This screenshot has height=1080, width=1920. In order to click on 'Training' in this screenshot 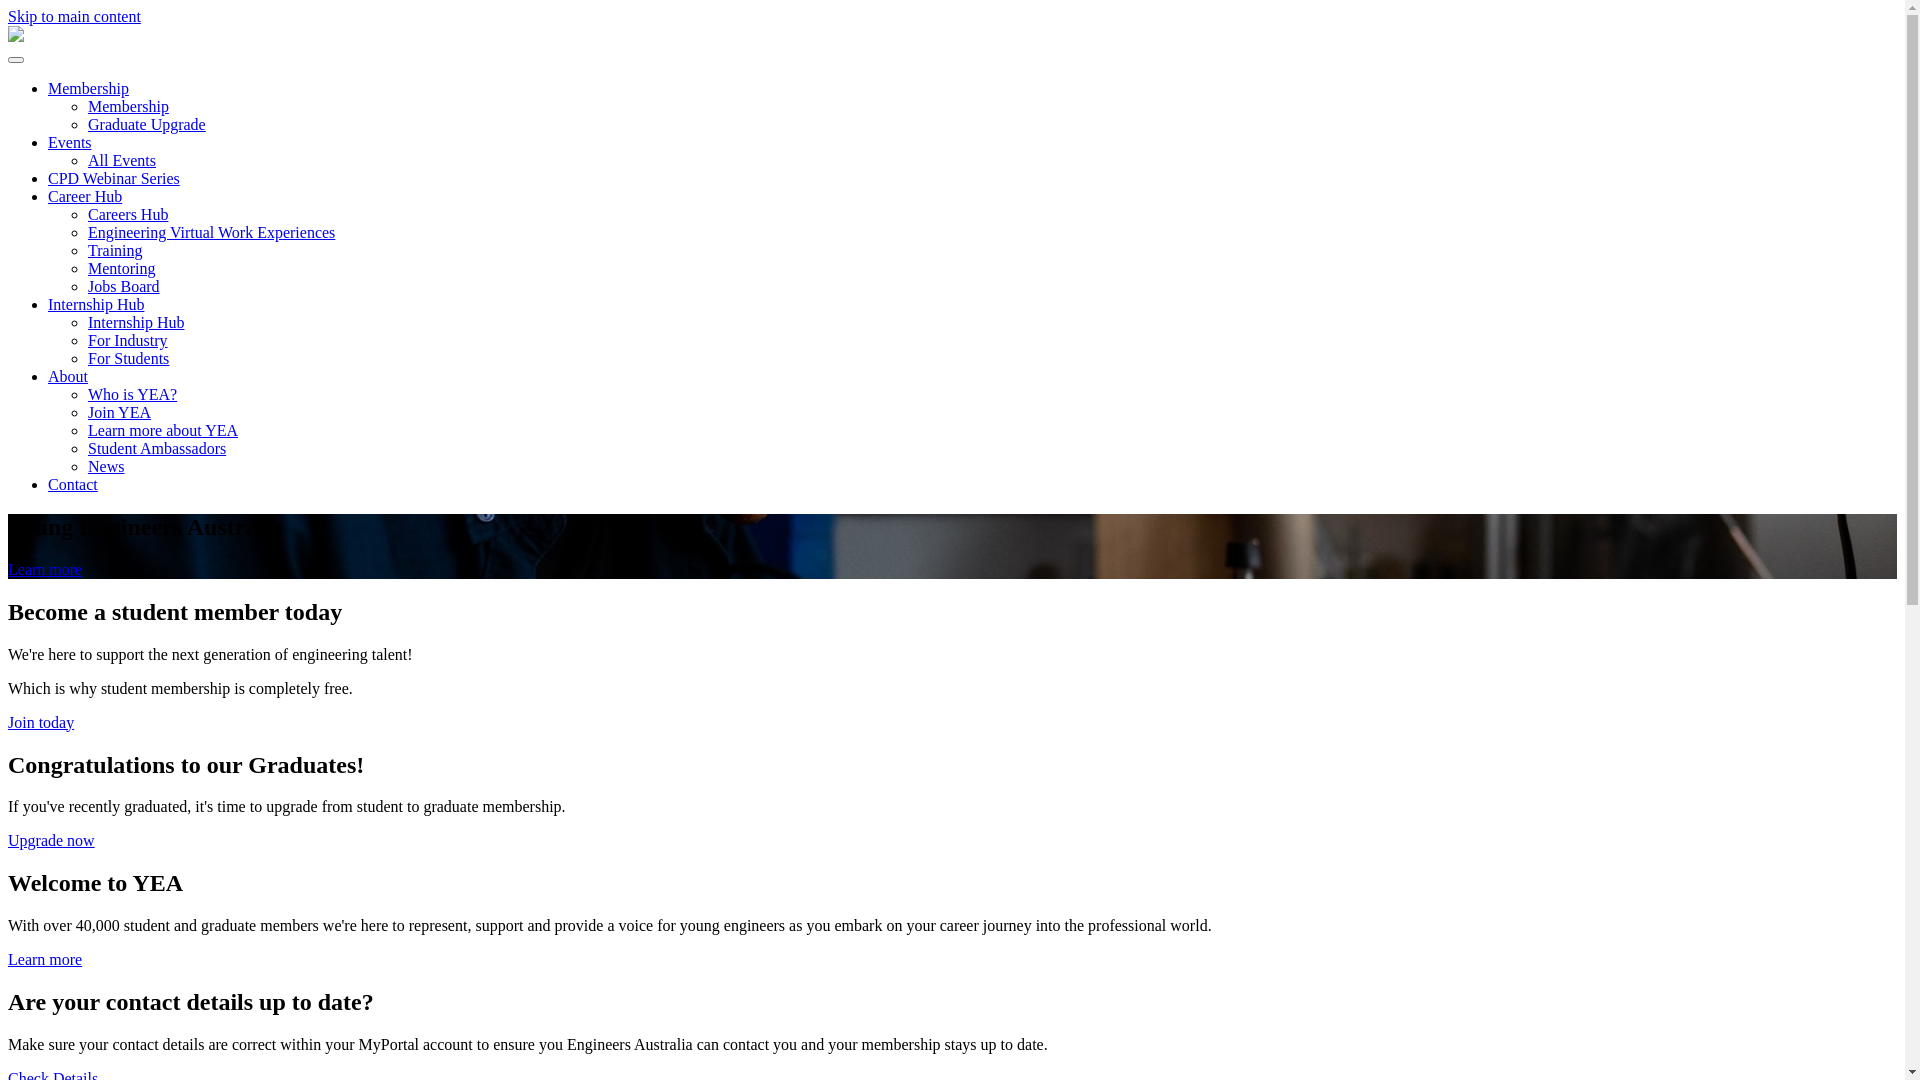, I will do `click(114, 249)`.